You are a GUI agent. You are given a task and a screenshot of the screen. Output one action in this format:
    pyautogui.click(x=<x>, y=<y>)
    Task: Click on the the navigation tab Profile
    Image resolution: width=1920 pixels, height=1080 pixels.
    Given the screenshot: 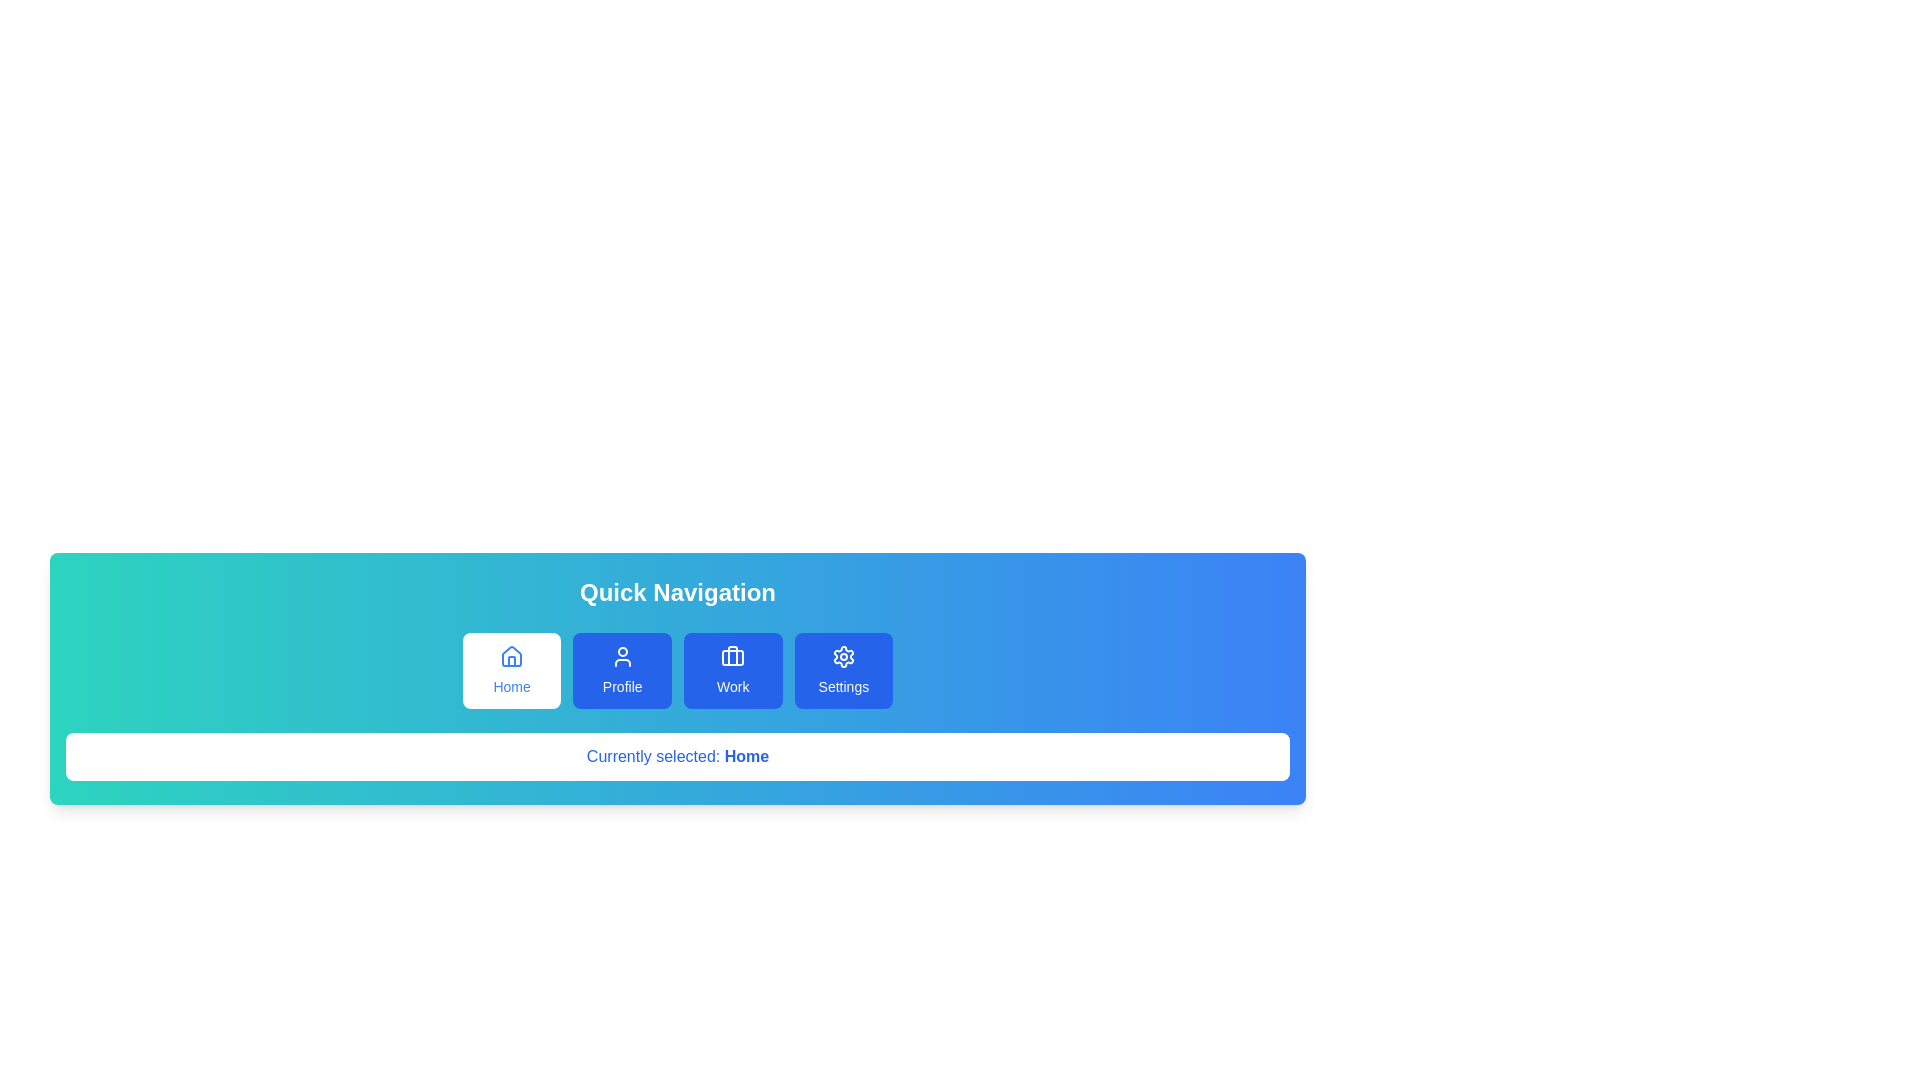 What is the action you would take?
    pyautogui.click(x=621, y=671)
    